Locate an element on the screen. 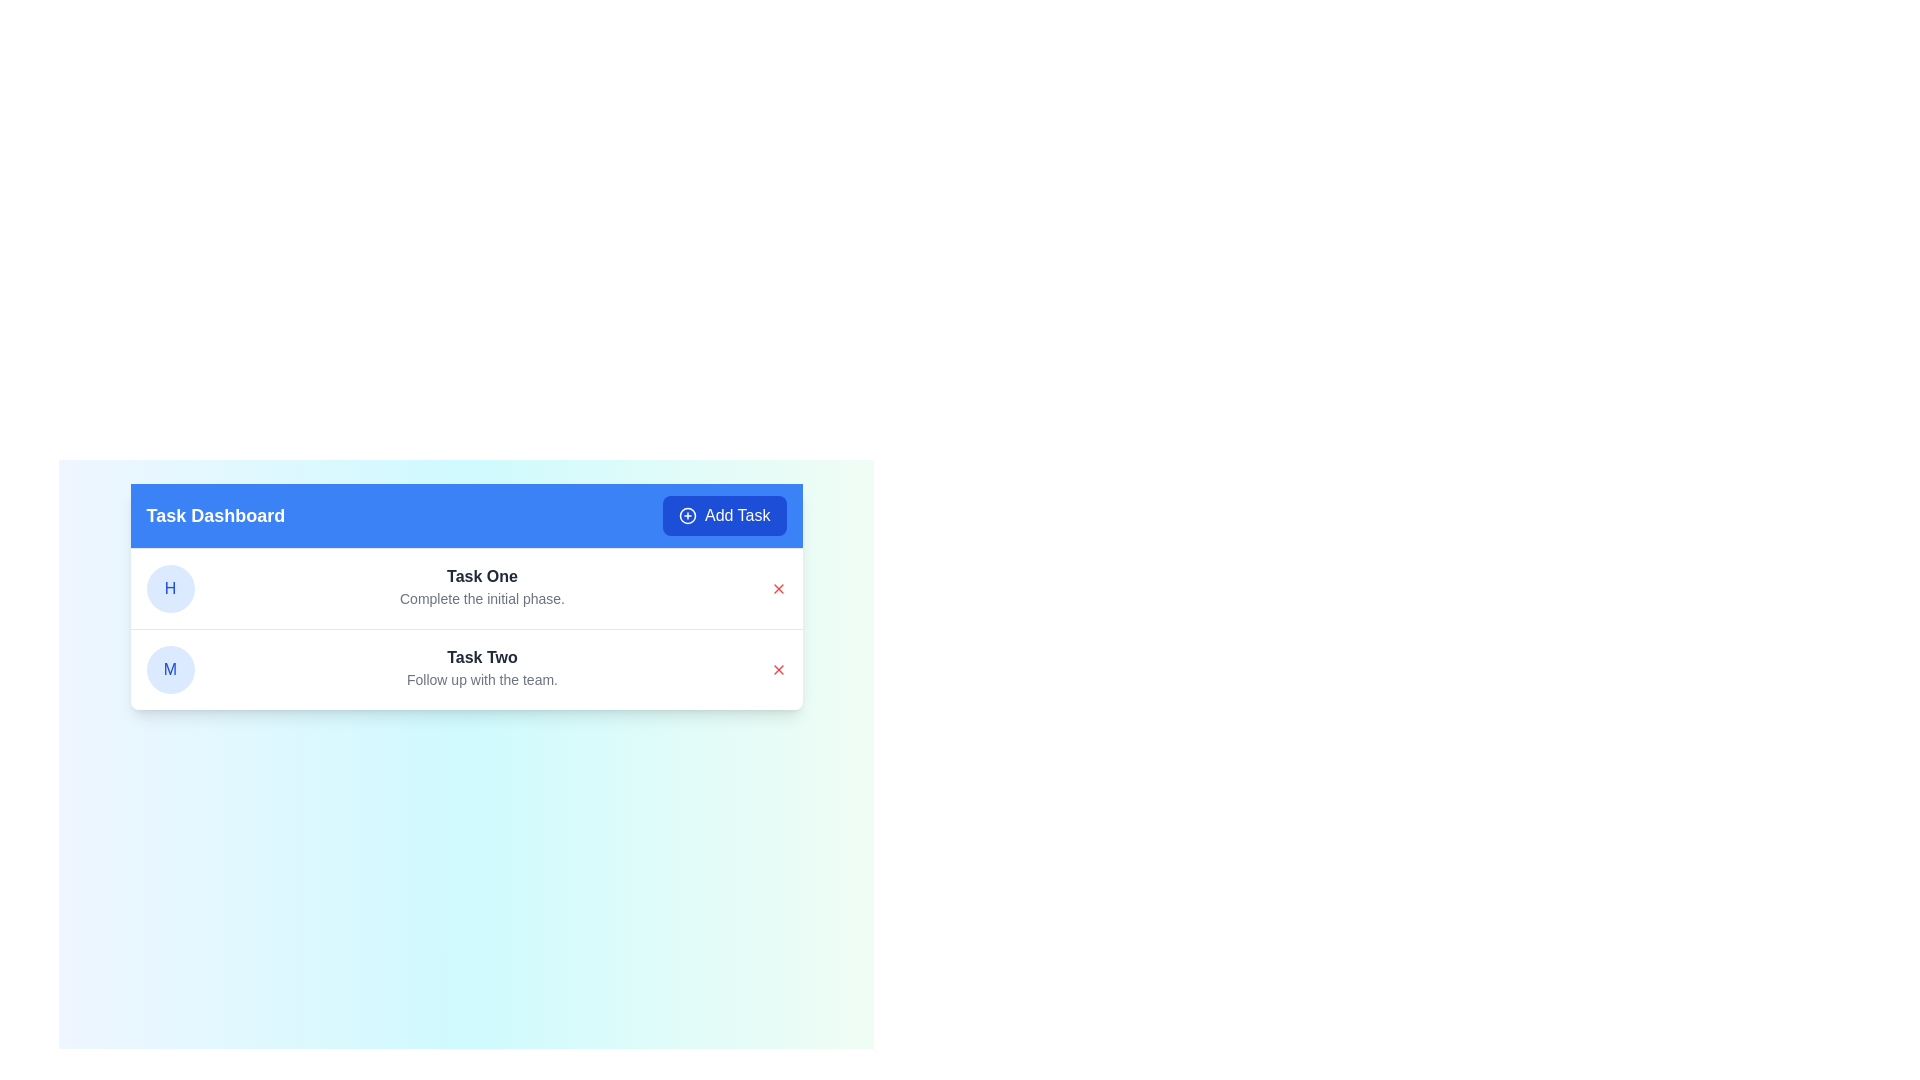 The width and height of the screenshot is (1920, 1080). the Text label that provides a brief description about 'Task One', positioned below the 'Task One' header and aligned horizontally with it is located at coordinates (482, 597).